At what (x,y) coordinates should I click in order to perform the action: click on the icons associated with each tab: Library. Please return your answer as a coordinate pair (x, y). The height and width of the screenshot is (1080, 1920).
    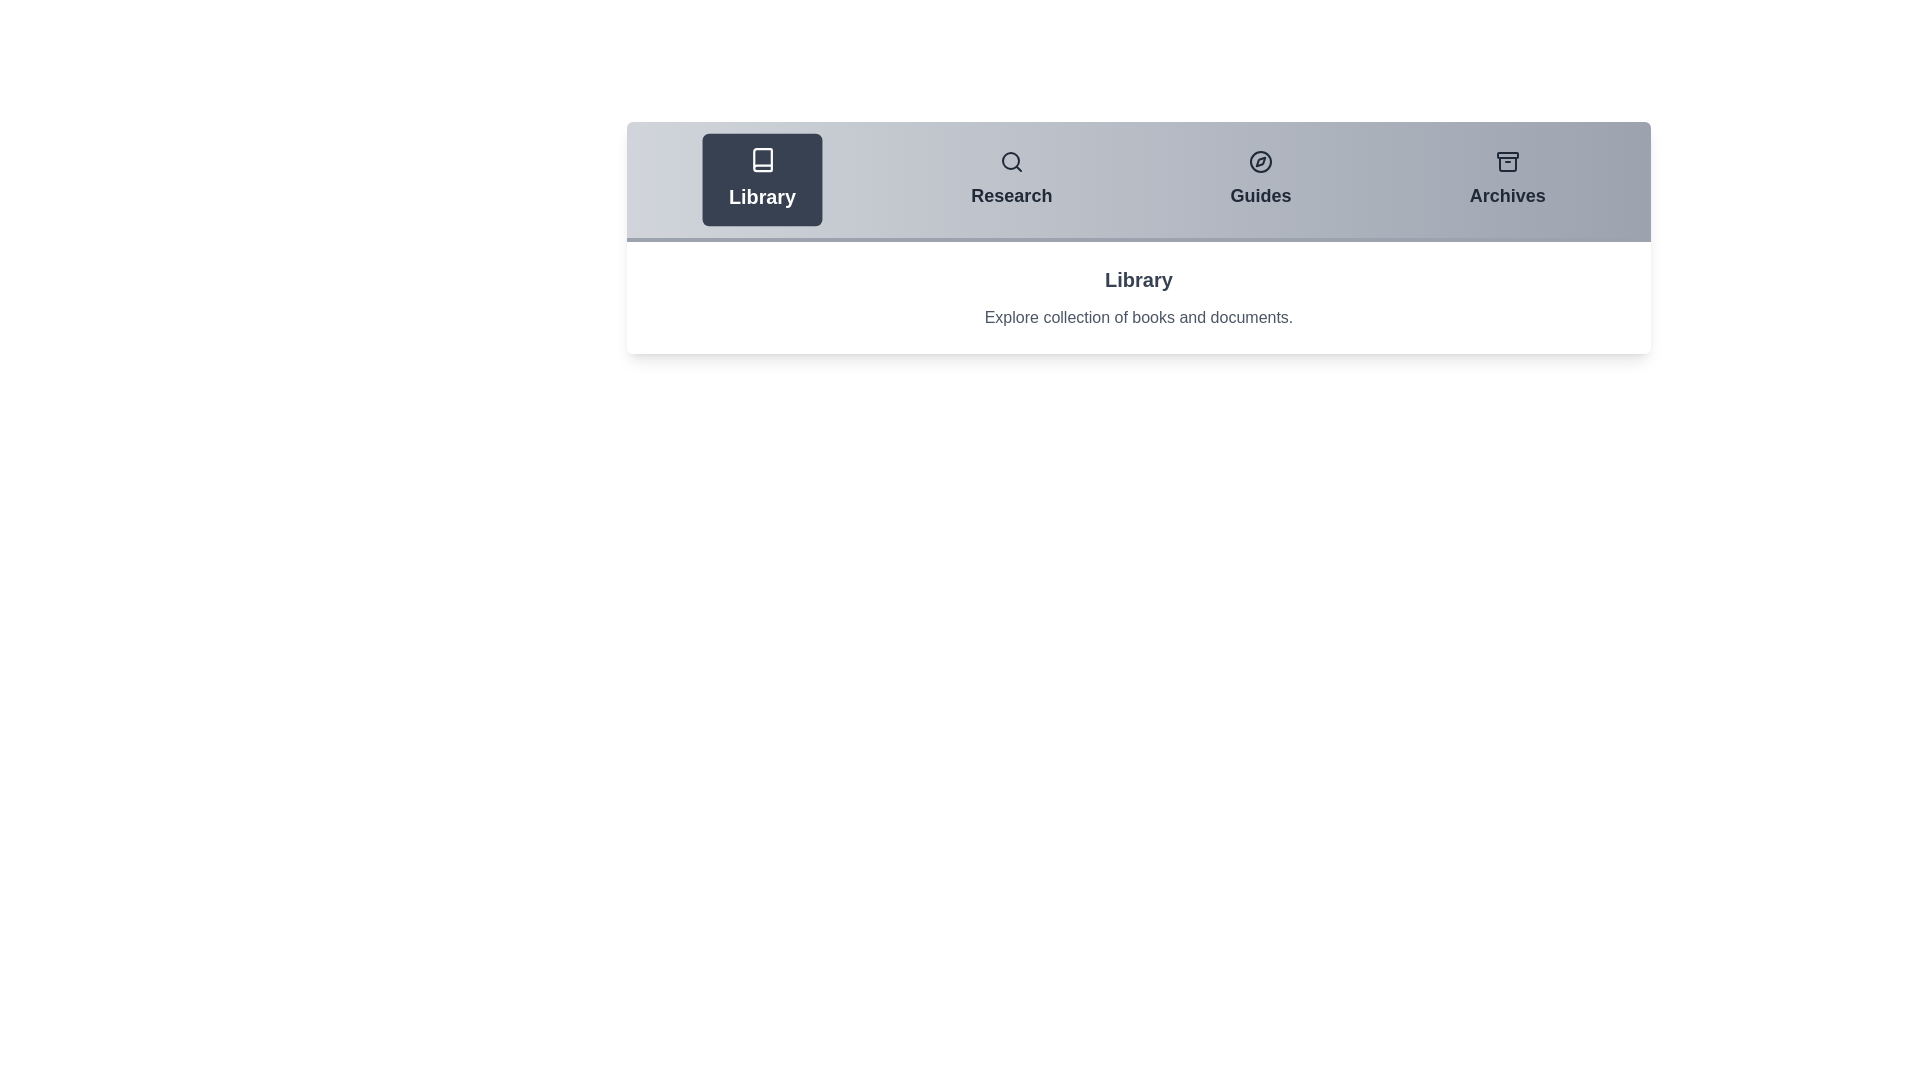
    Looking at the image, I should click on (761, 159).